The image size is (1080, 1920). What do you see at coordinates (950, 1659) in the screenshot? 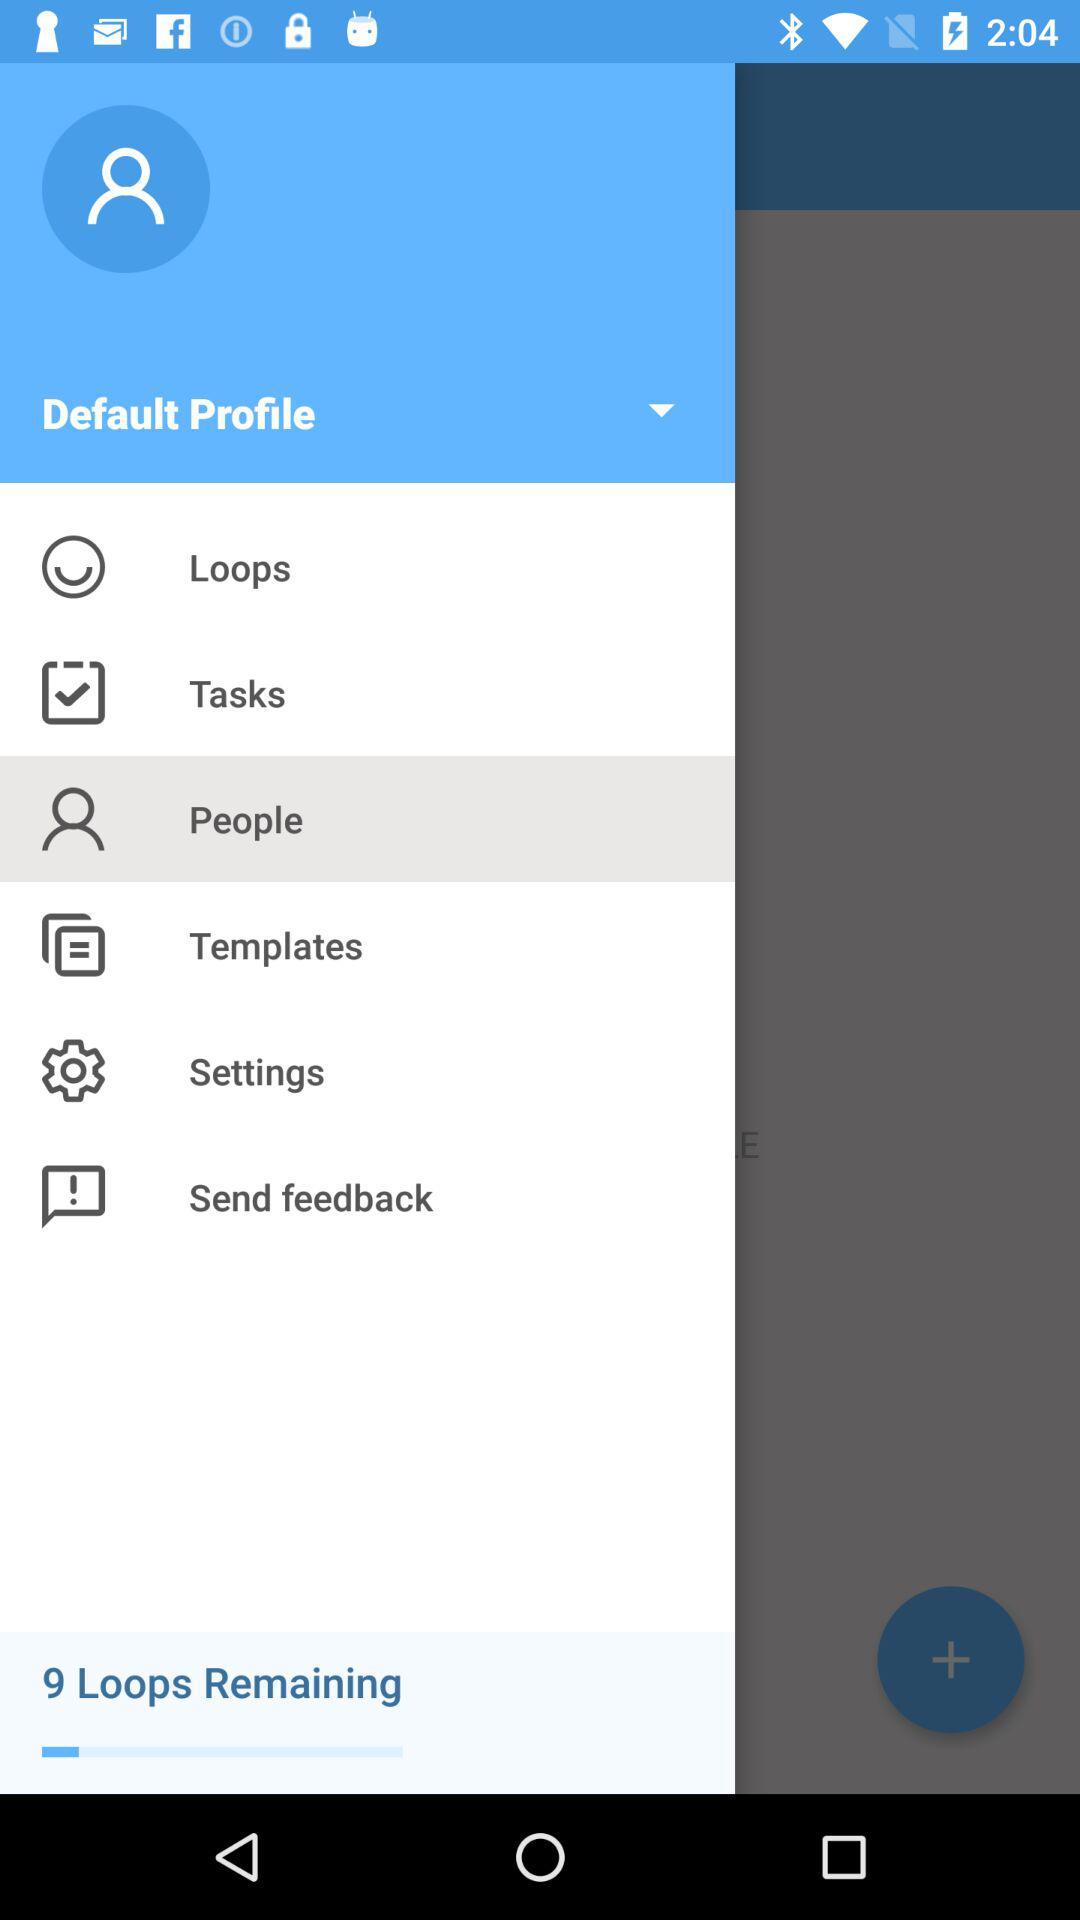
I see `the add icon` at bounding box center [950, 1659].